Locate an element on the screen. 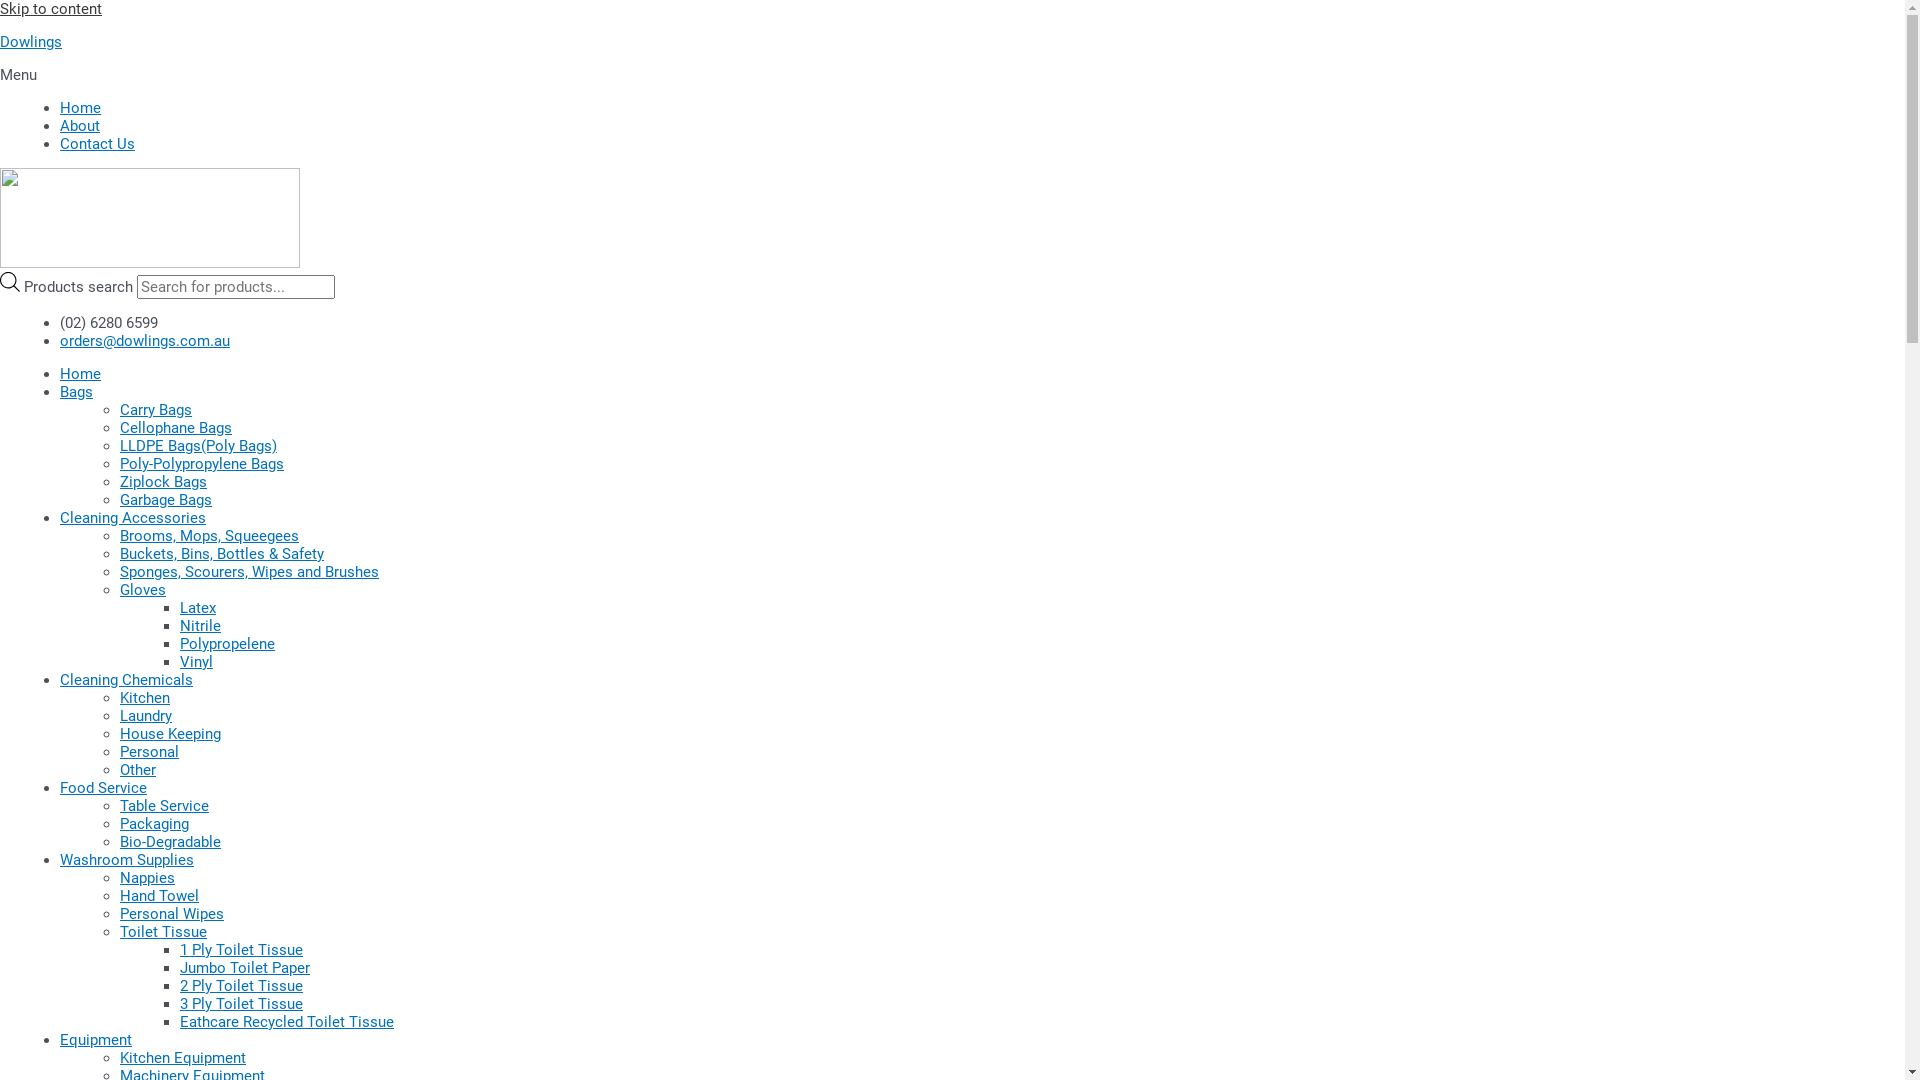 Image resolution: width=1920 pixels, height=1080 pixels. 'Nitrile' is located at coordinates (200, 624).